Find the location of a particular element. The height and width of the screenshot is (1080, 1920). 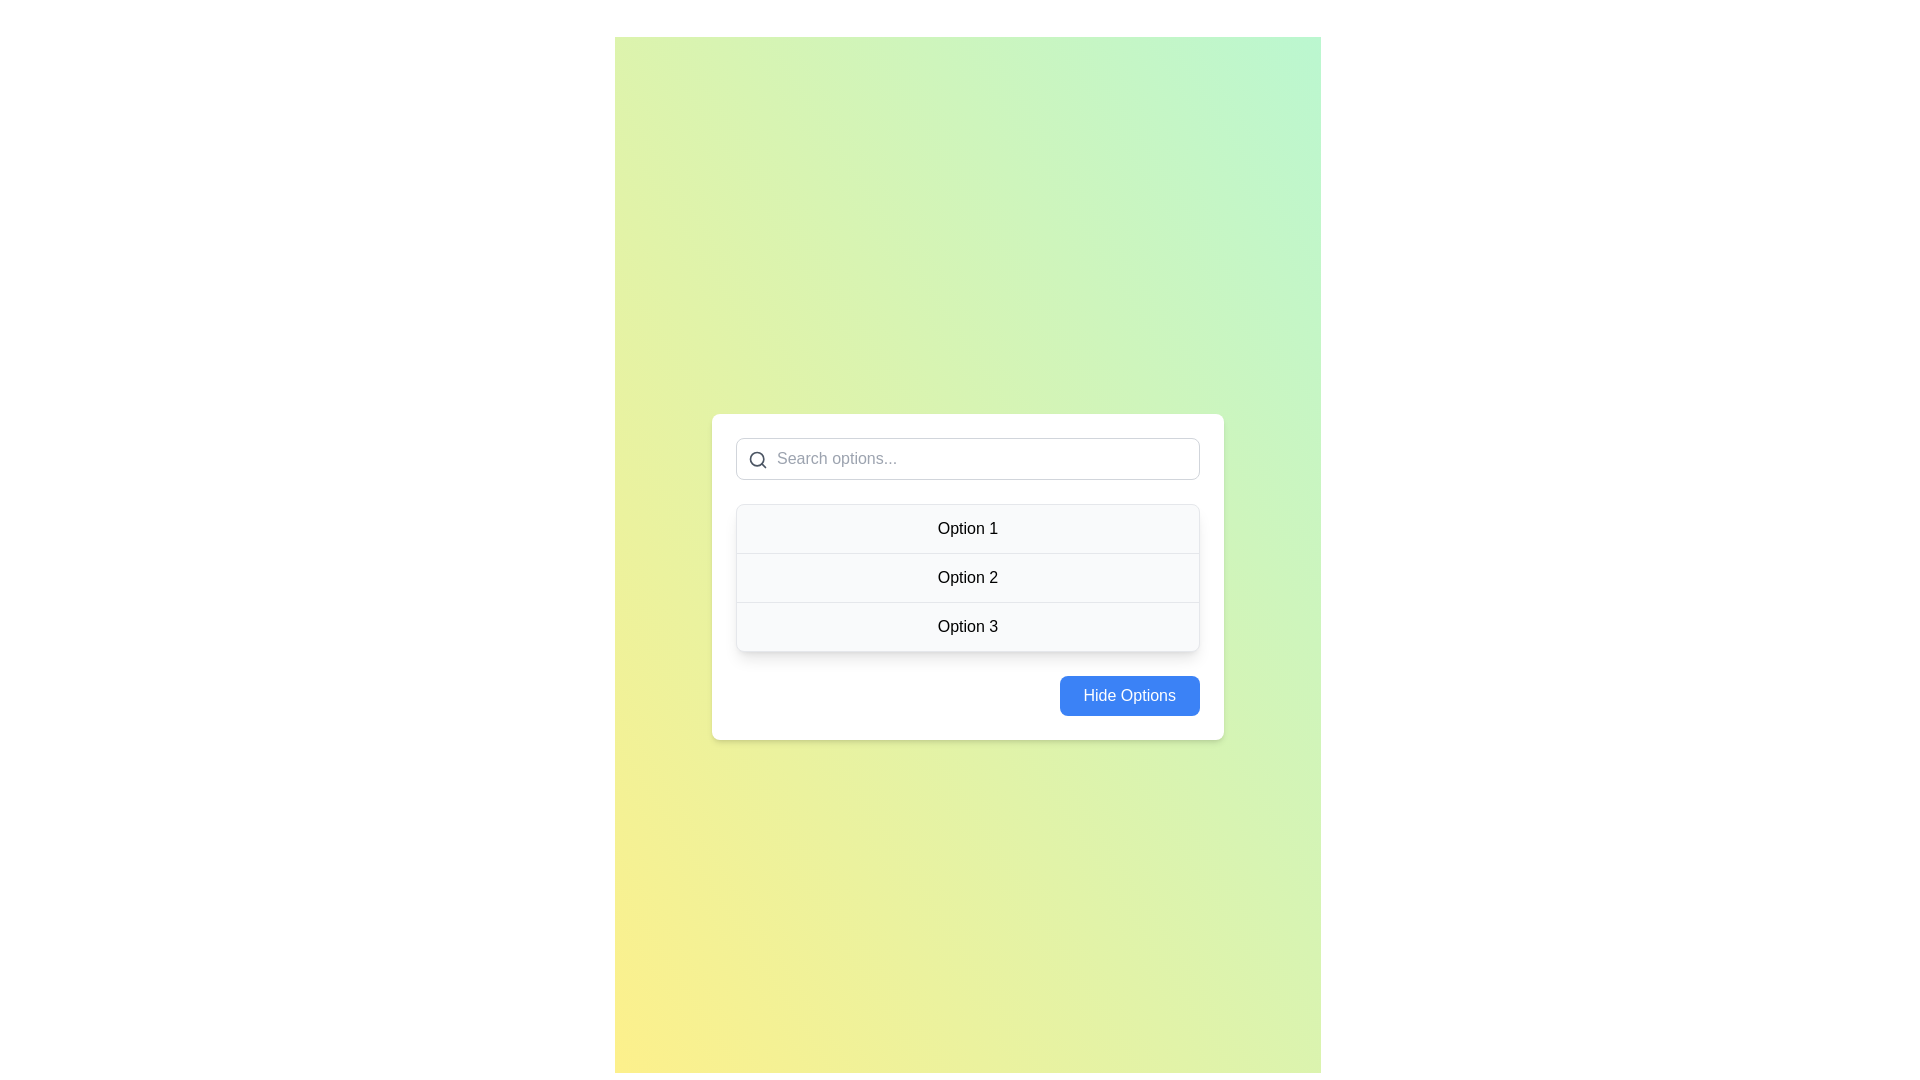

the dropdown menu option panel is located at coordinates (968, 577).